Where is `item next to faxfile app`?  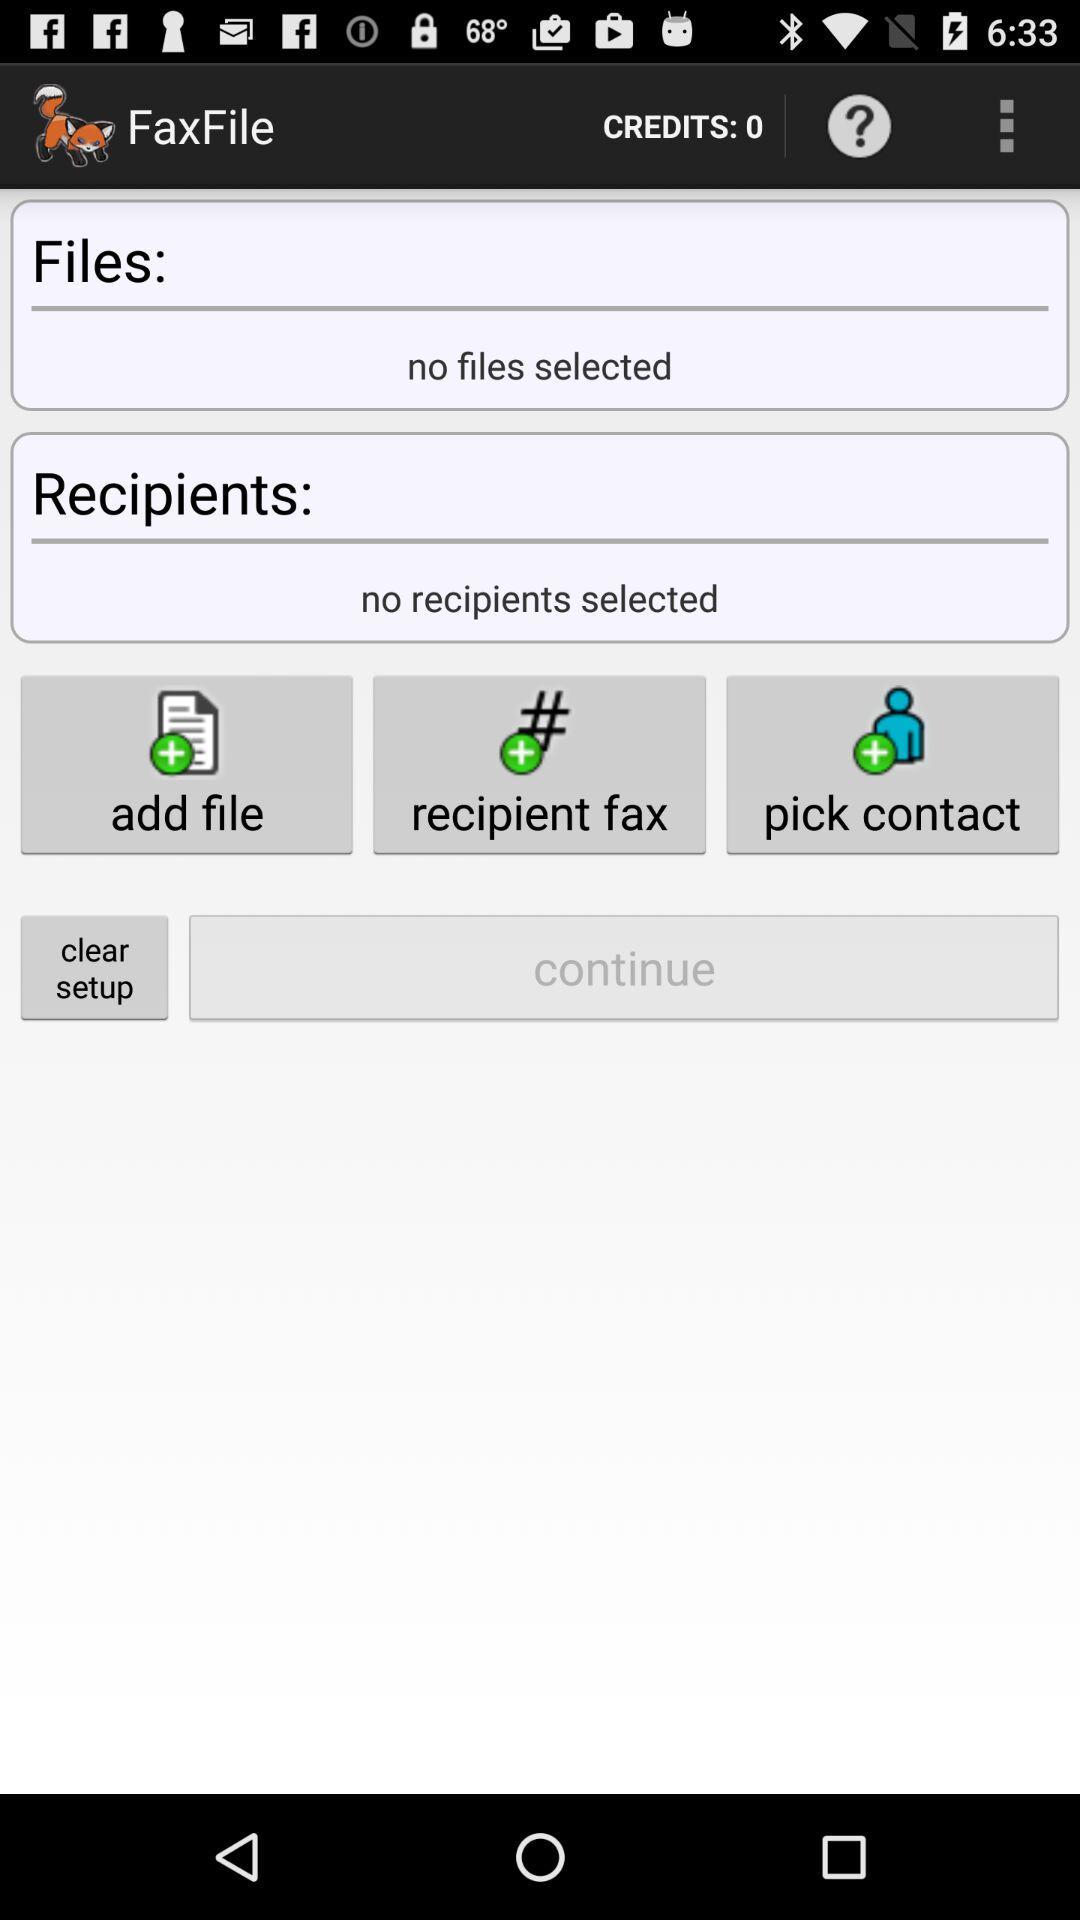 item next to faxfile app is located at coordinates (682, 124).